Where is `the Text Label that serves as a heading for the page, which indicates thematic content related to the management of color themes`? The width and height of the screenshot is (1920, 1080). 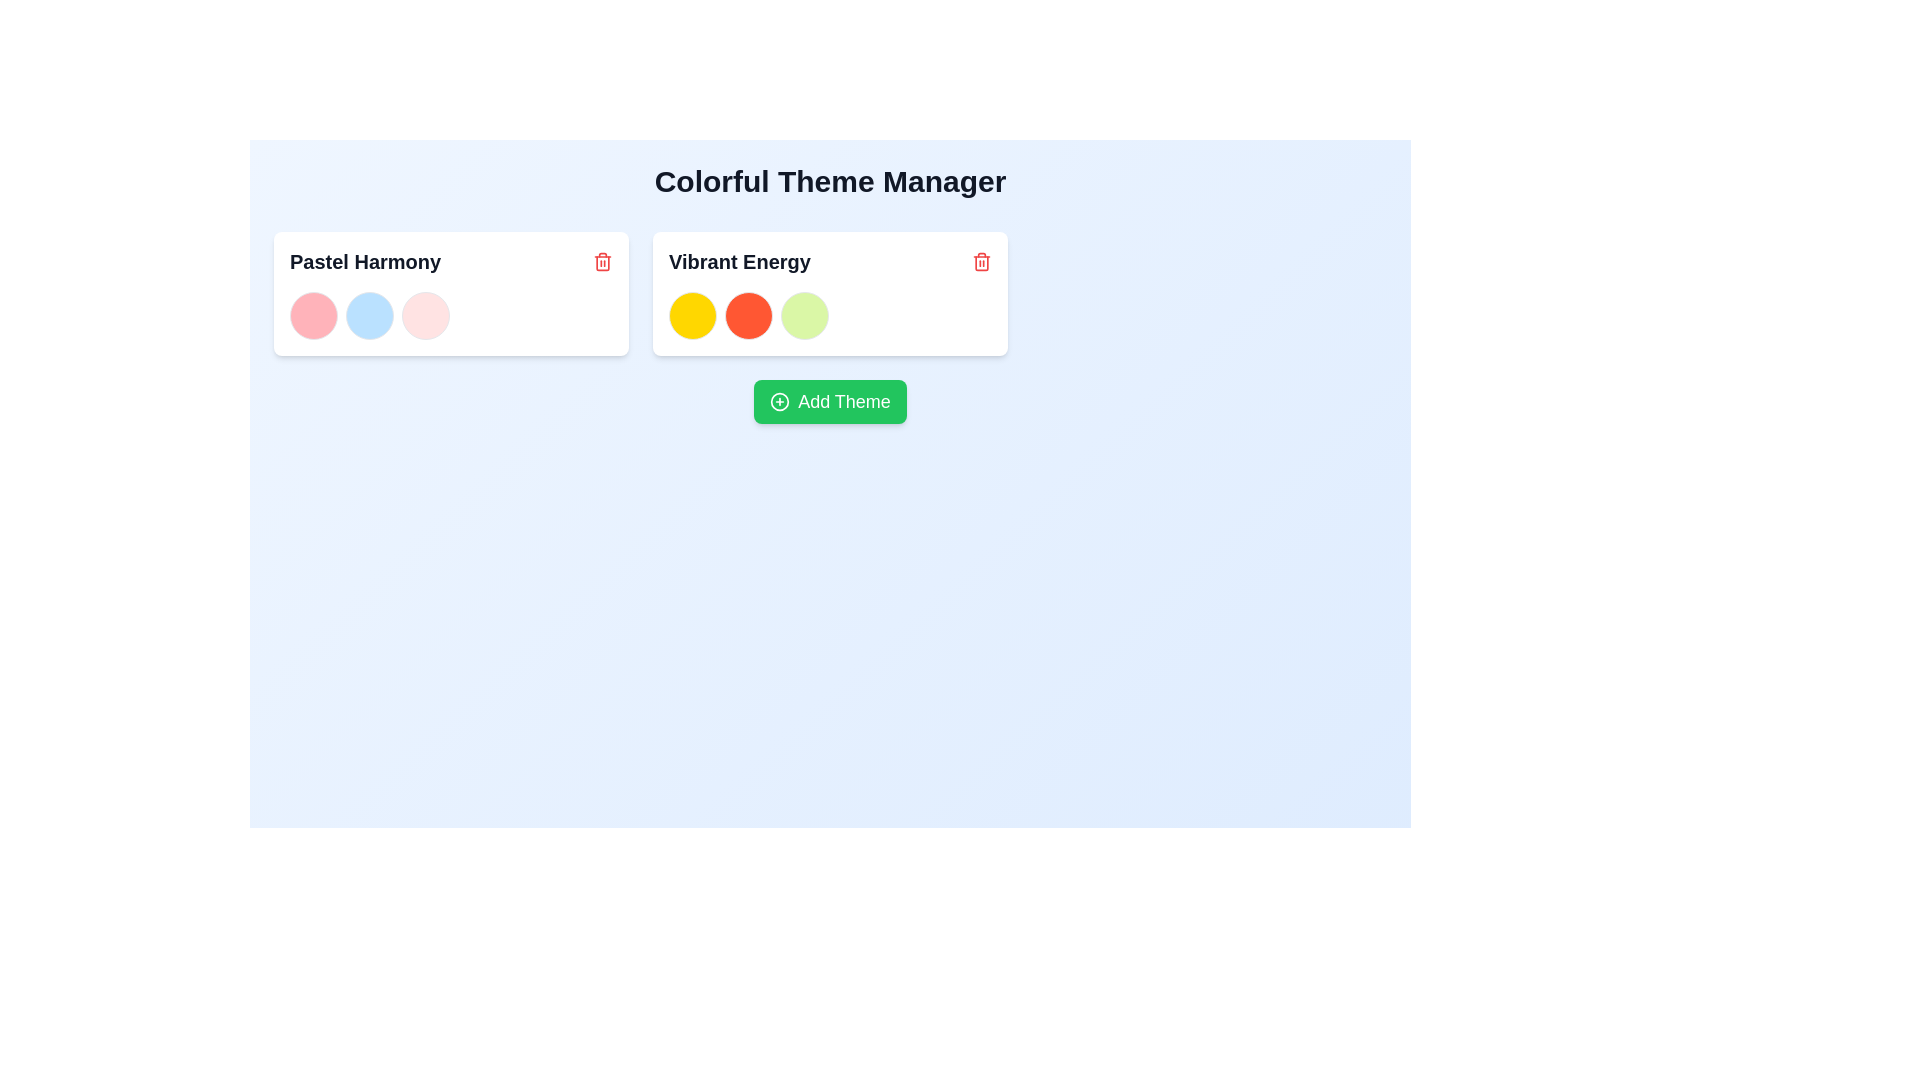 the Text Label that serves as a heading for the page, which indicates thematic content related to the management of color themes is located at coordinates (830, 181).